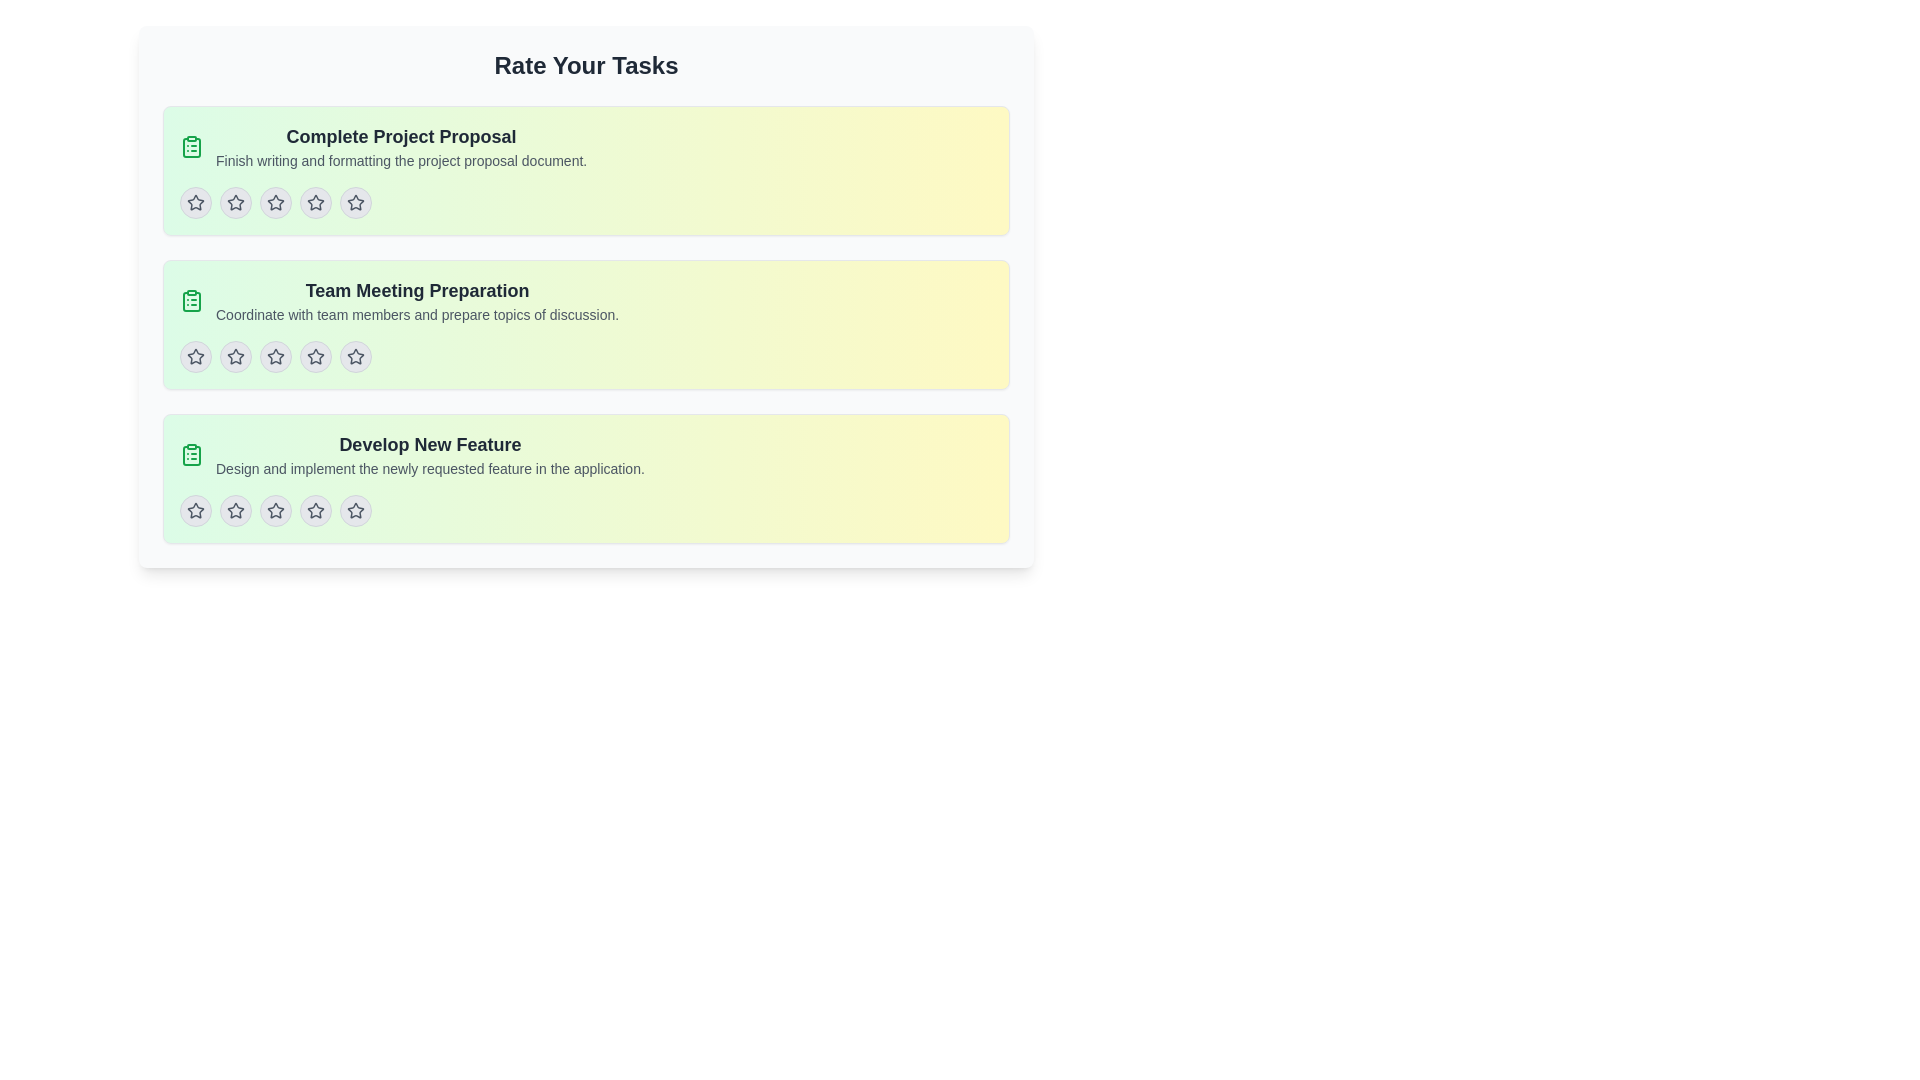  Describe the element at coordinates (585, 323) in the screenshot. I see `the task summary card titled 'Team Meeting Preparation', which is the second card in a vertical stack of three, positioned centrally in the interface` at that location.